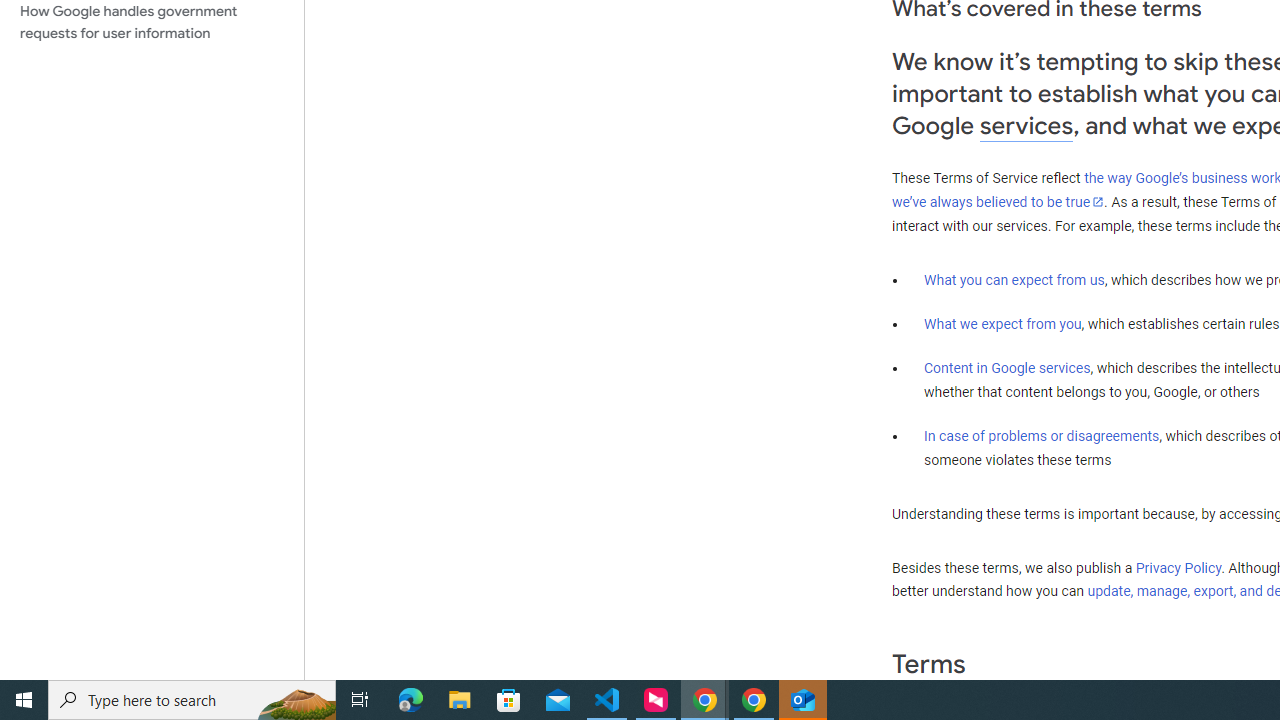 The height and width of the screenshot is (720, 1280). Describe the element at coordinates (1002, 323) in the screenshot. I see `'What we expect from you'` at that location.